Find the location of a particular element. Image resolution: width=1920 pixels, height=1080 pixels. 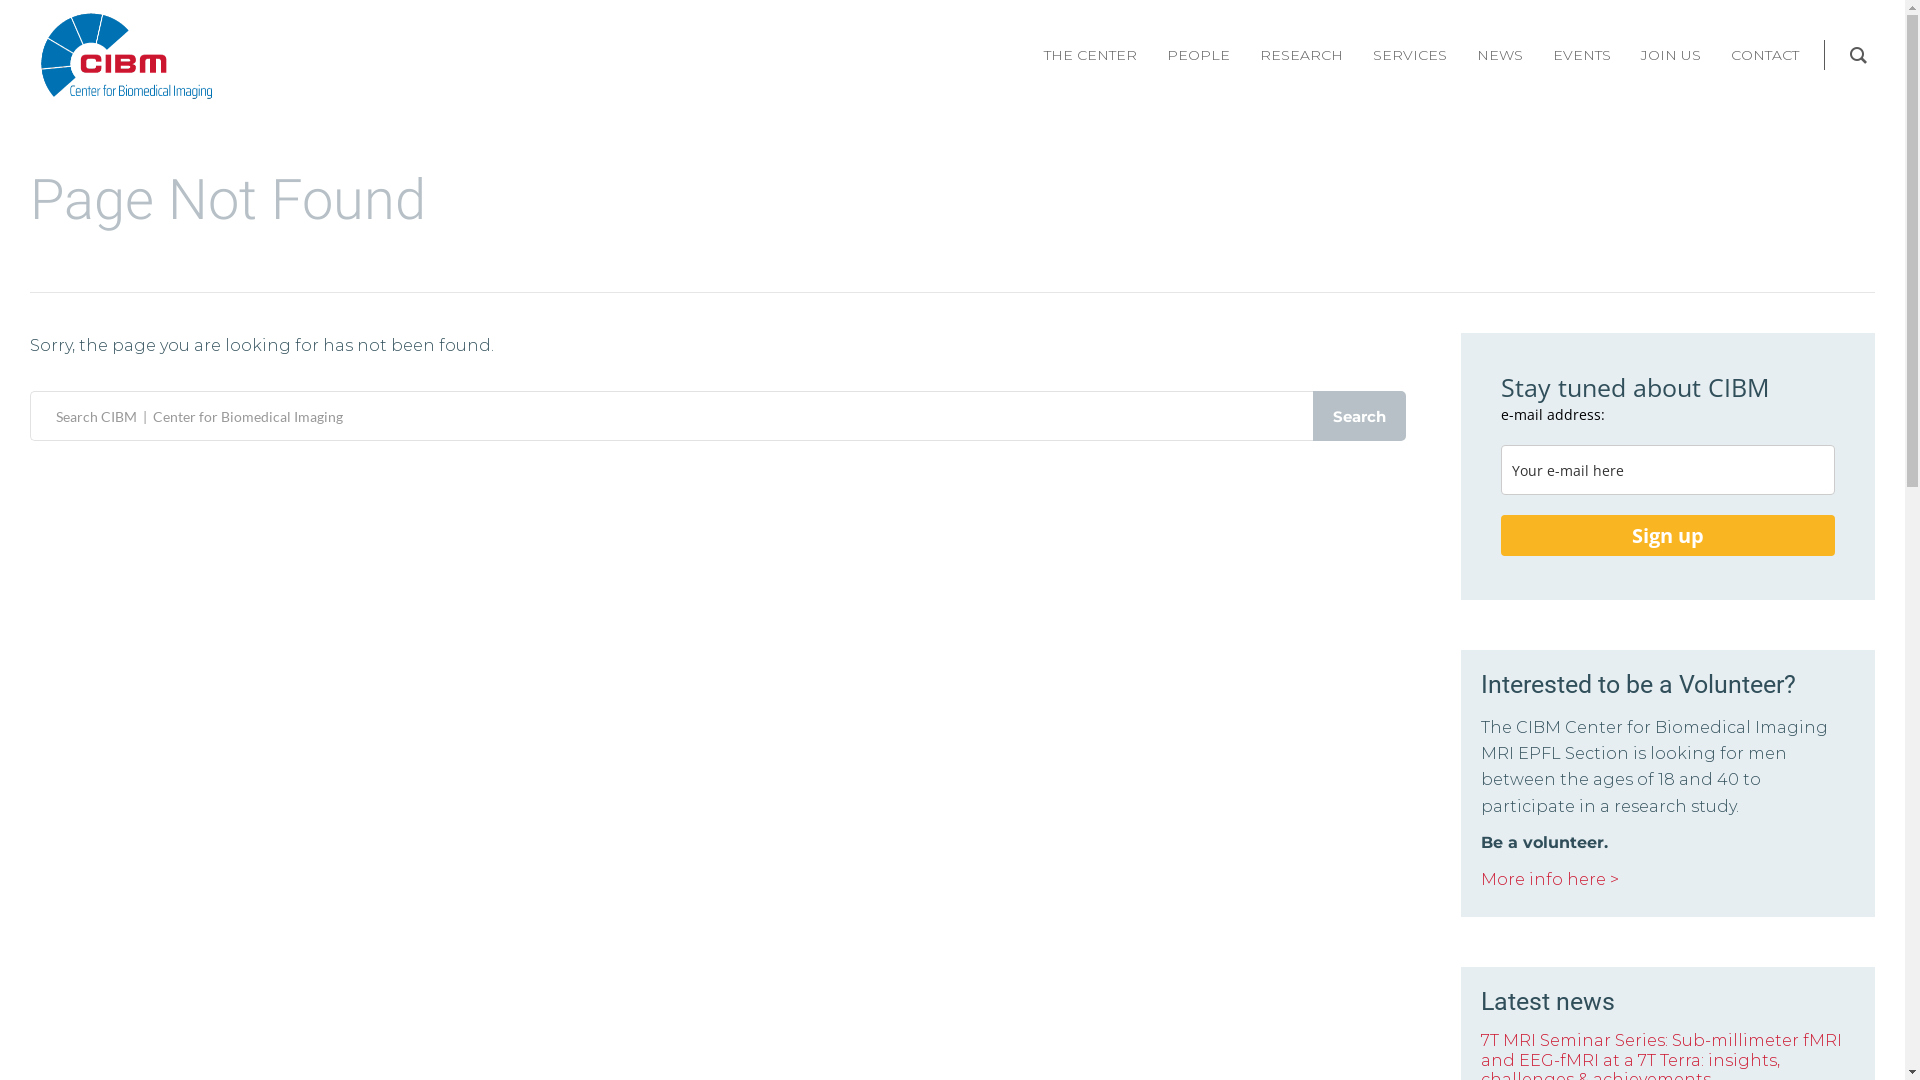

'NEWS' is located at coordinates (1499, 53).